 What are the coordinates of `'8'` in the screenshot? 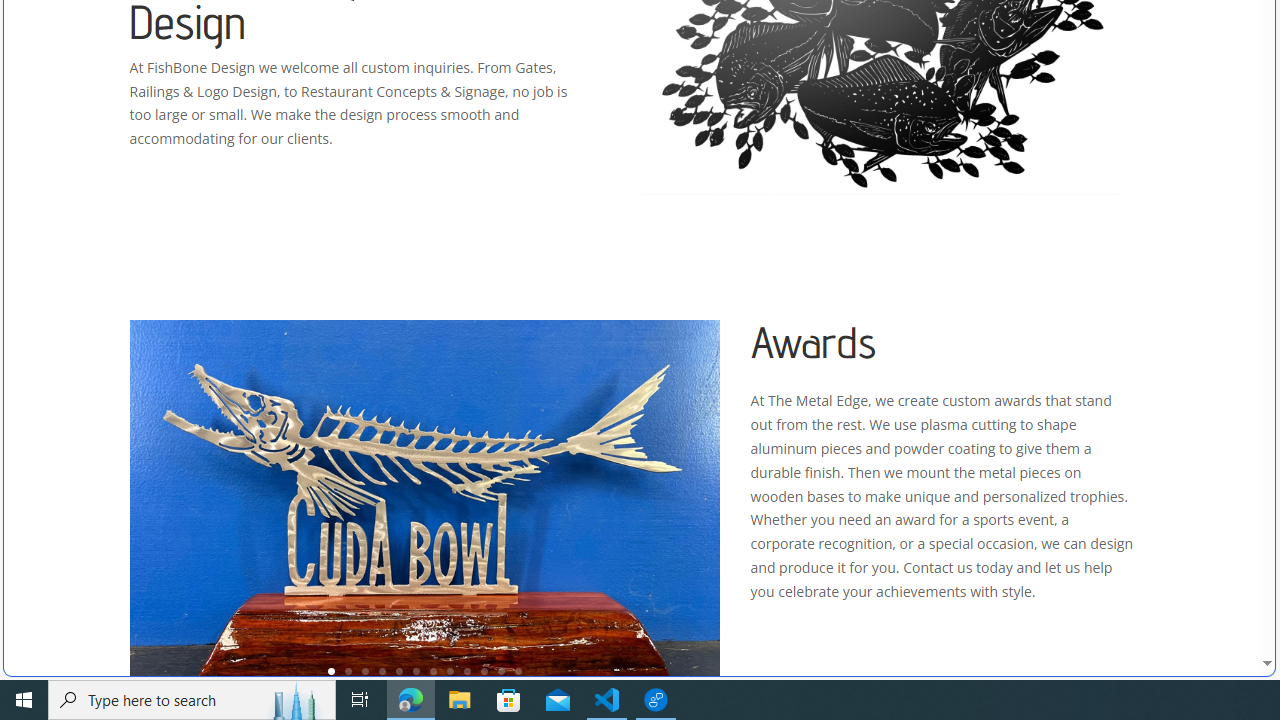 It's located at (449, 671).